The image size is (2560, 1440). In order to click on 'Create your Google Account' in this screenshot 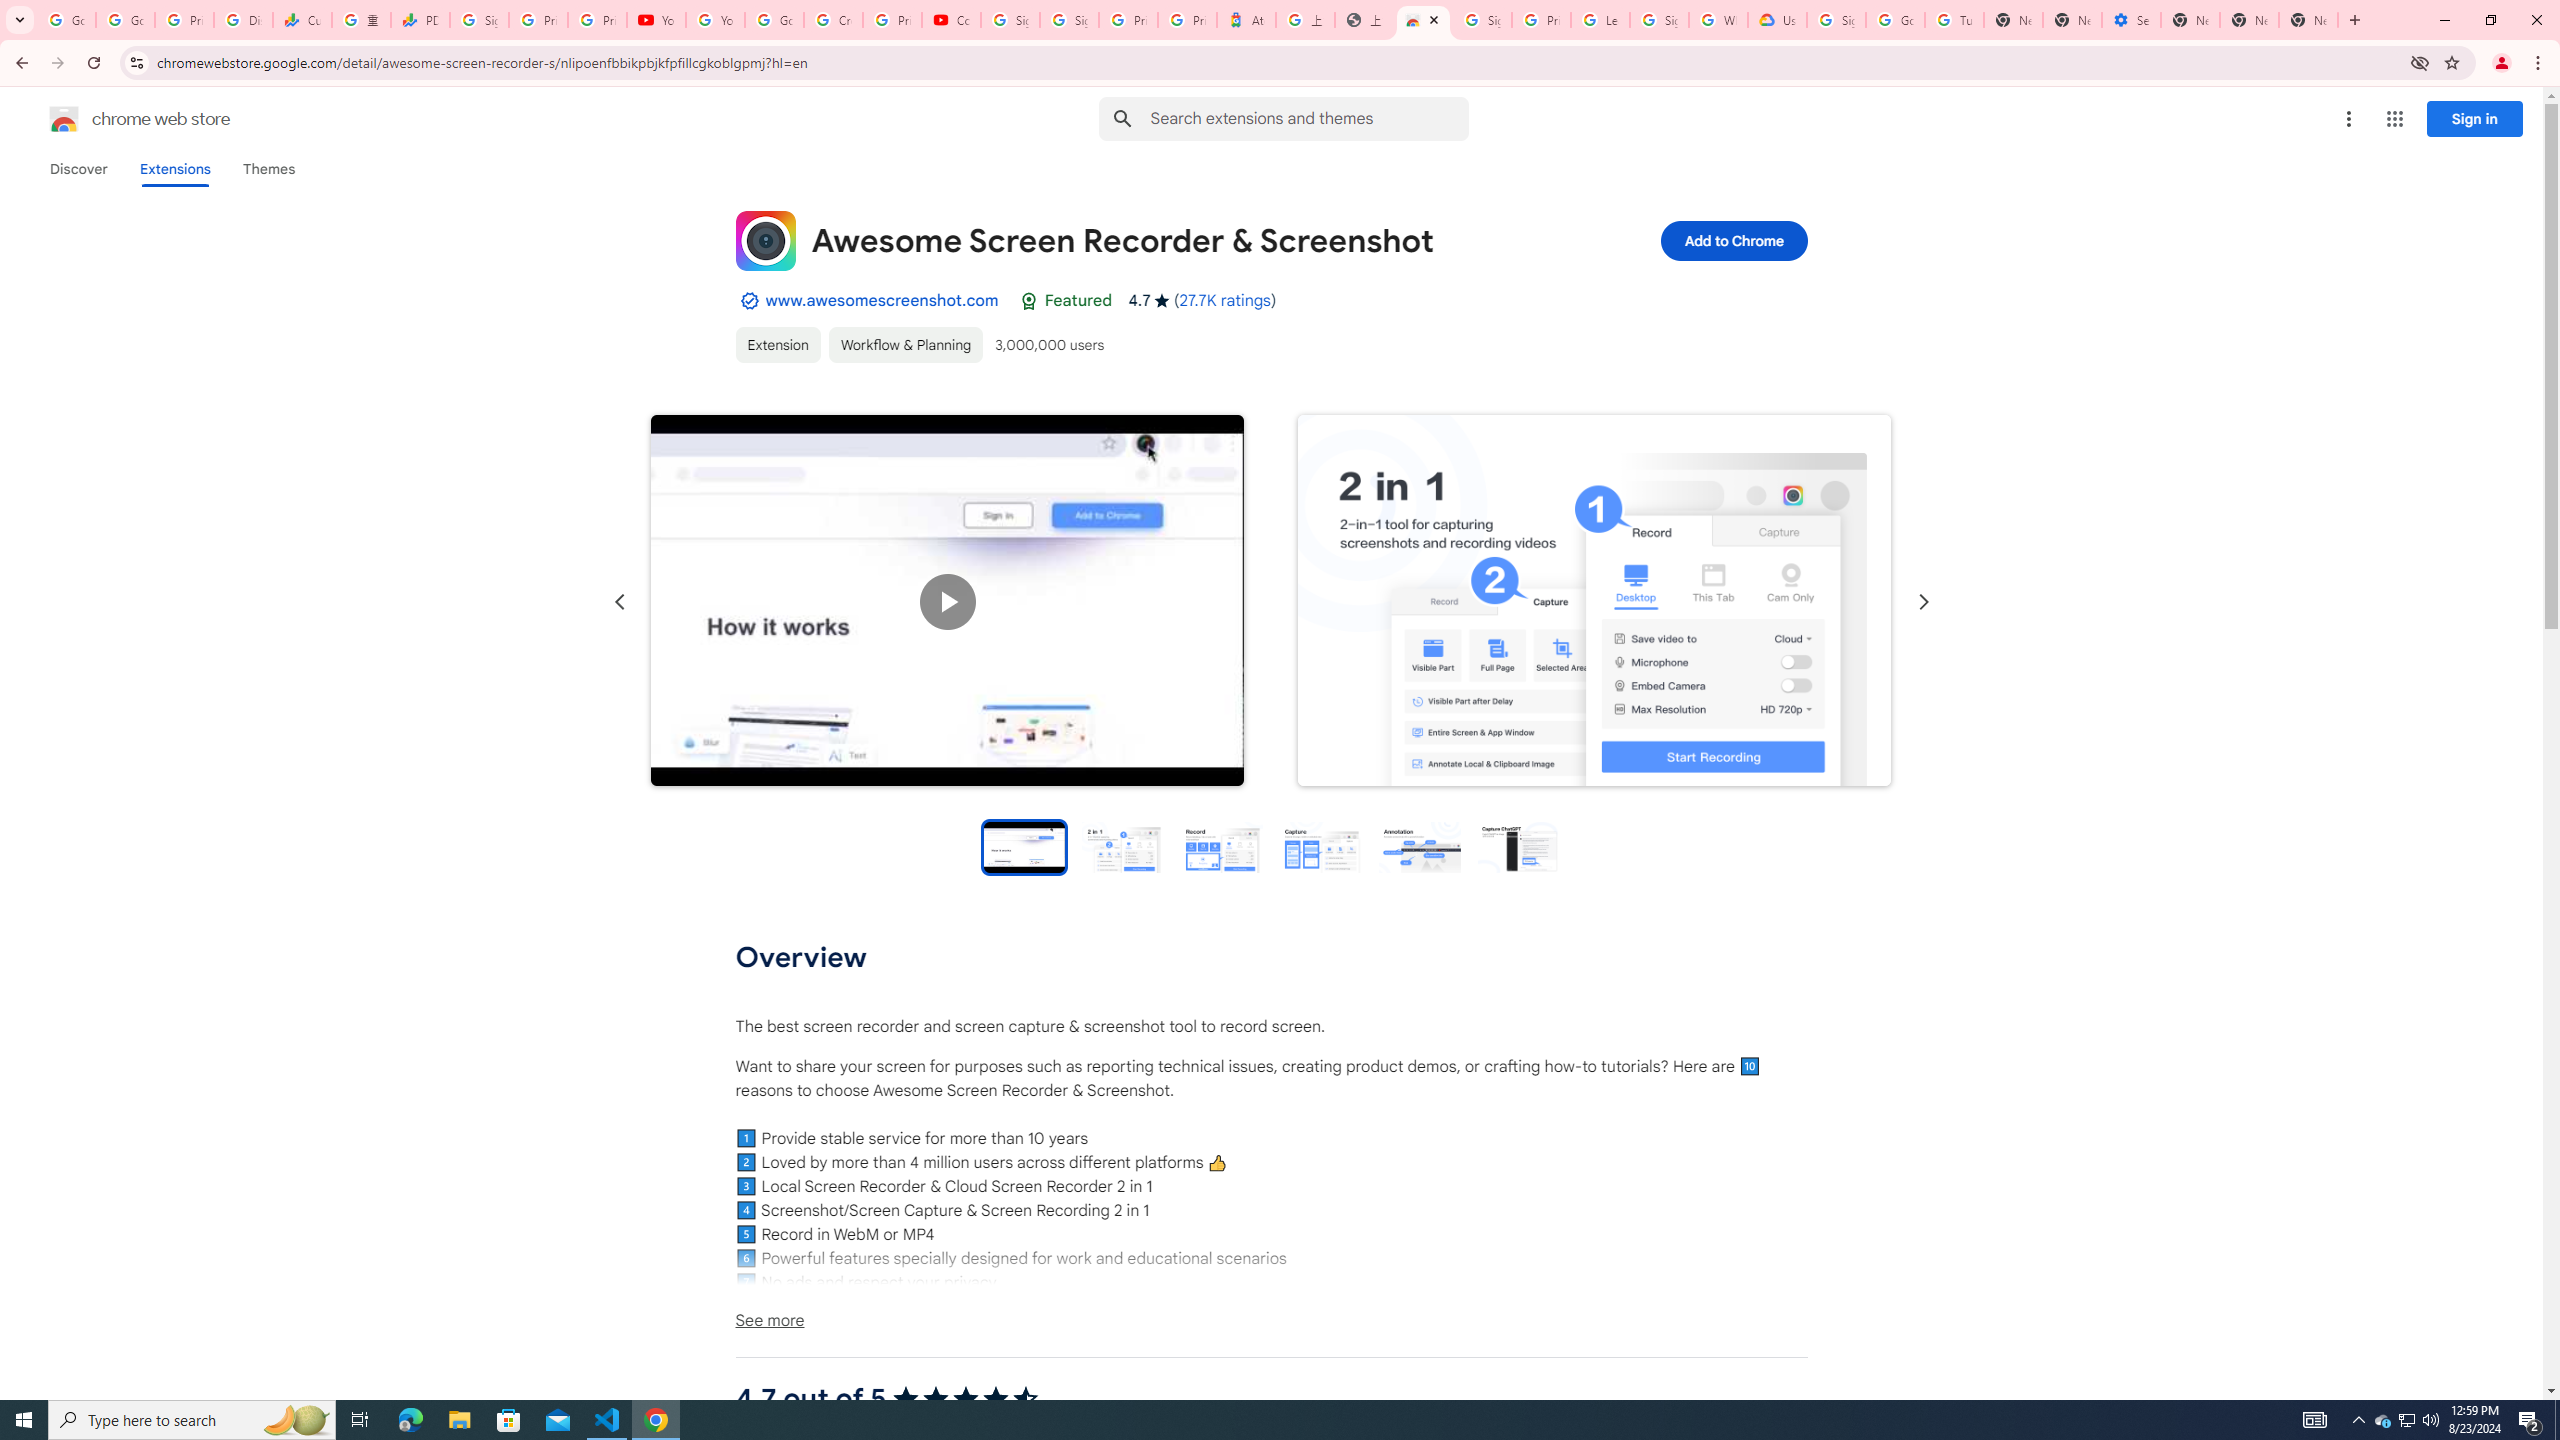, I will do `click(833, 19)`.